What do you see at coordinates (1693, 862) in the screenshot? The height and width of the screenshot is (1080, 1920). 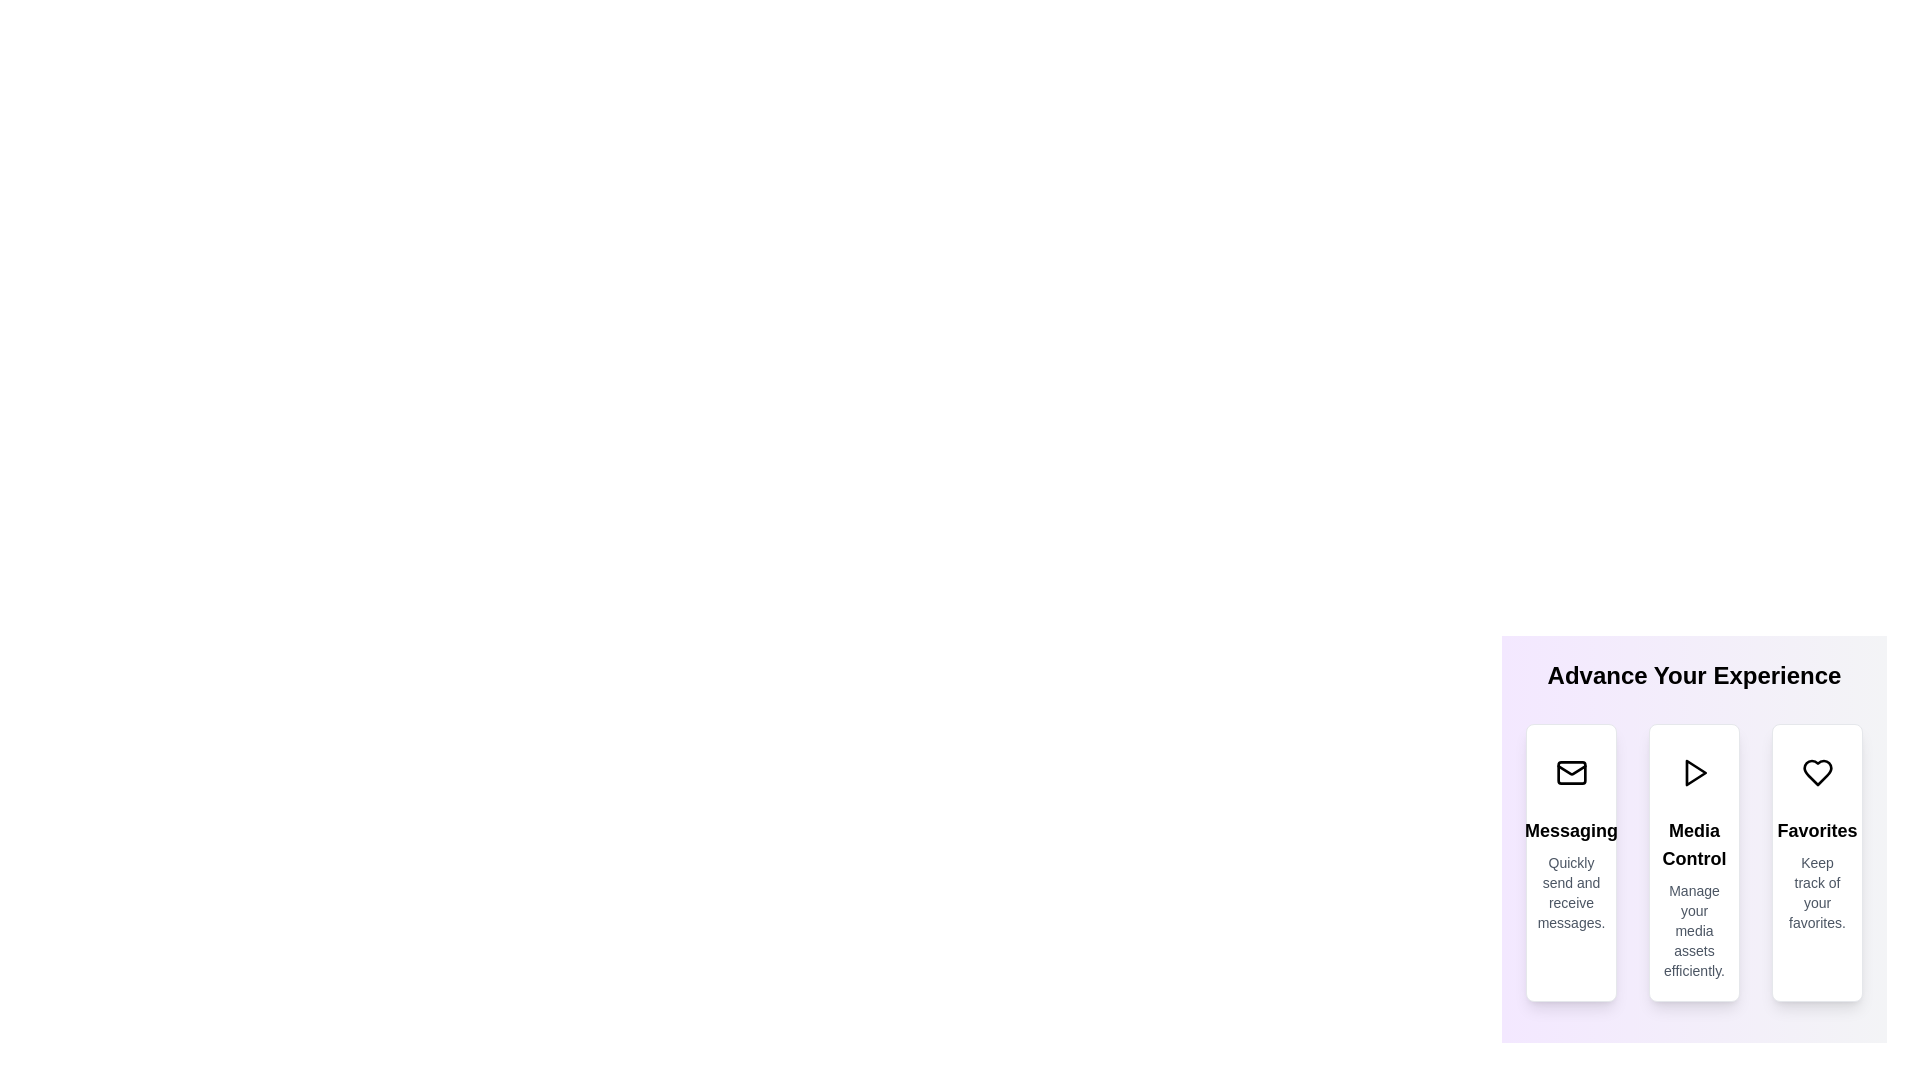 I see `the central card component in the grid layout that provides details about media management functionality` at bounding box center [1693, 862].